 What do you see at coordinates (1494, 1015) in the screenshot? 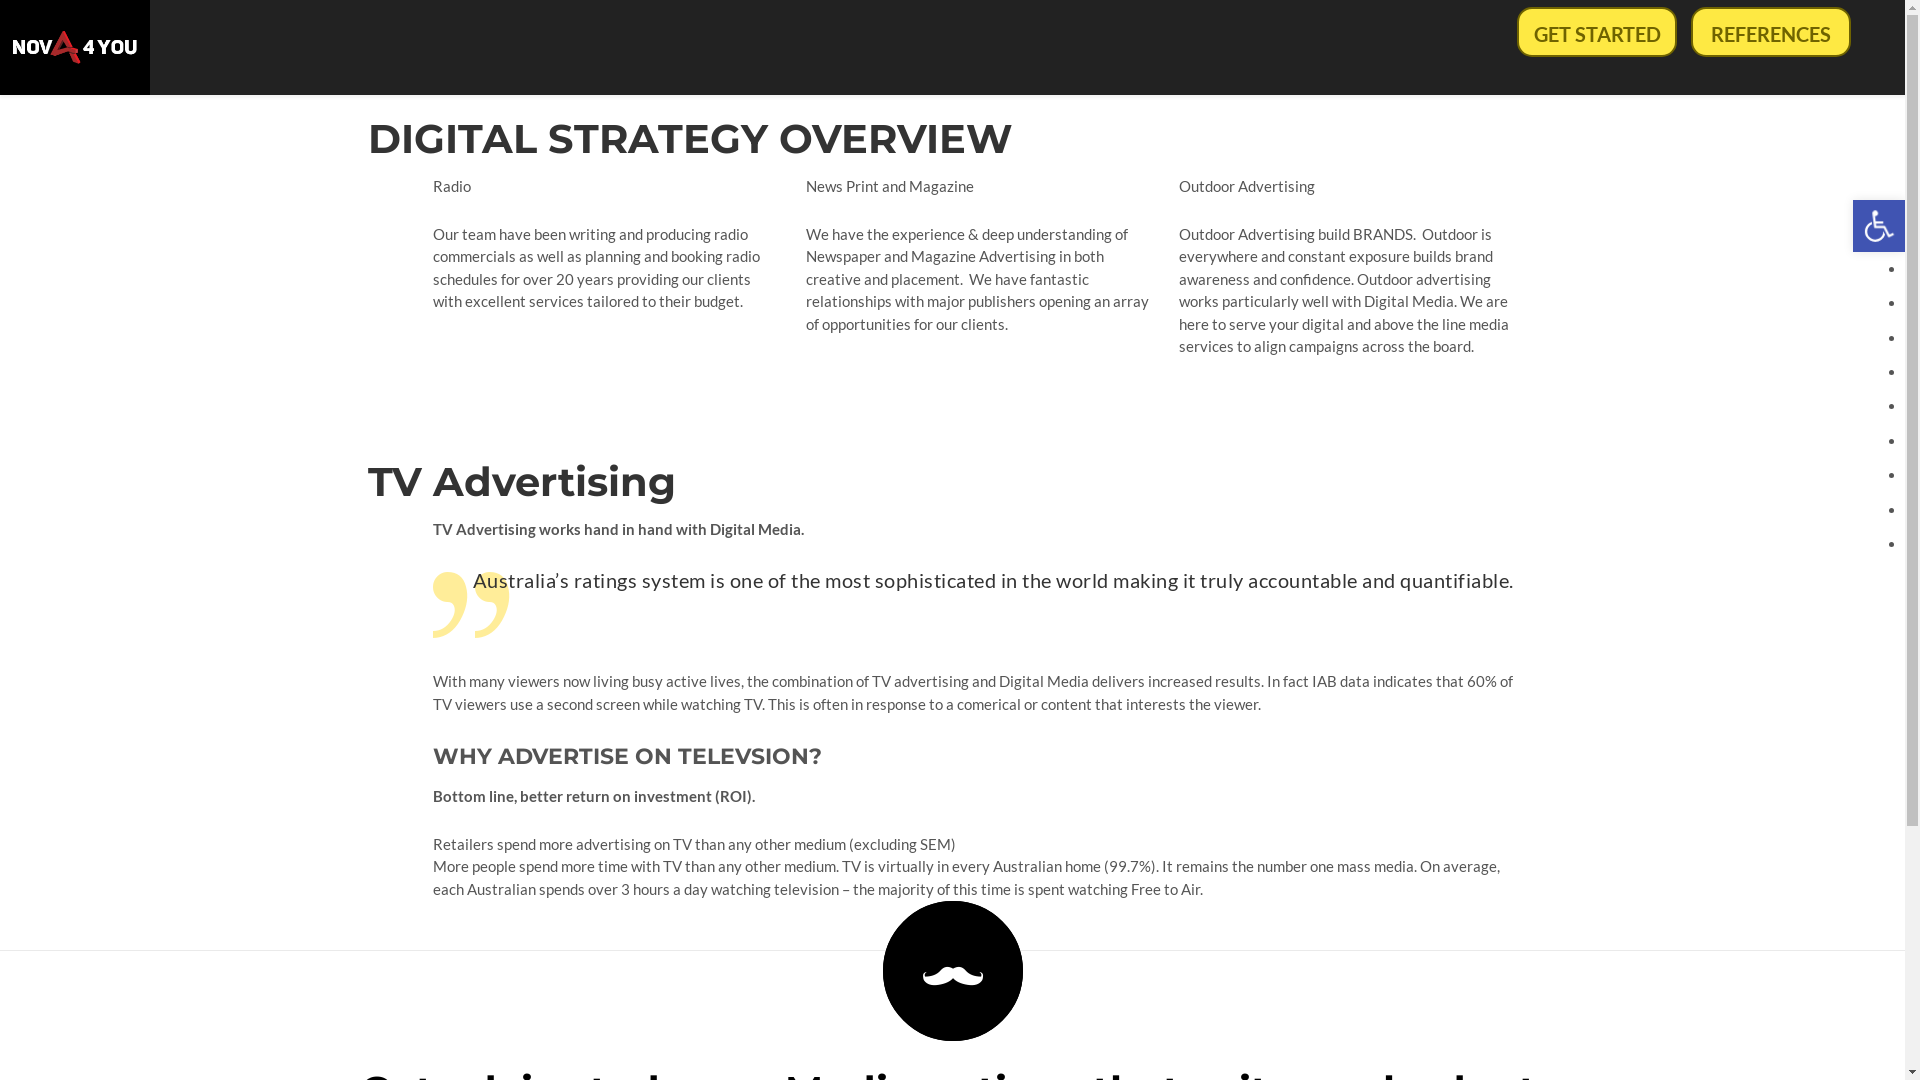
I see `'LinkedIn'` at bounding box center [1494, 1015].